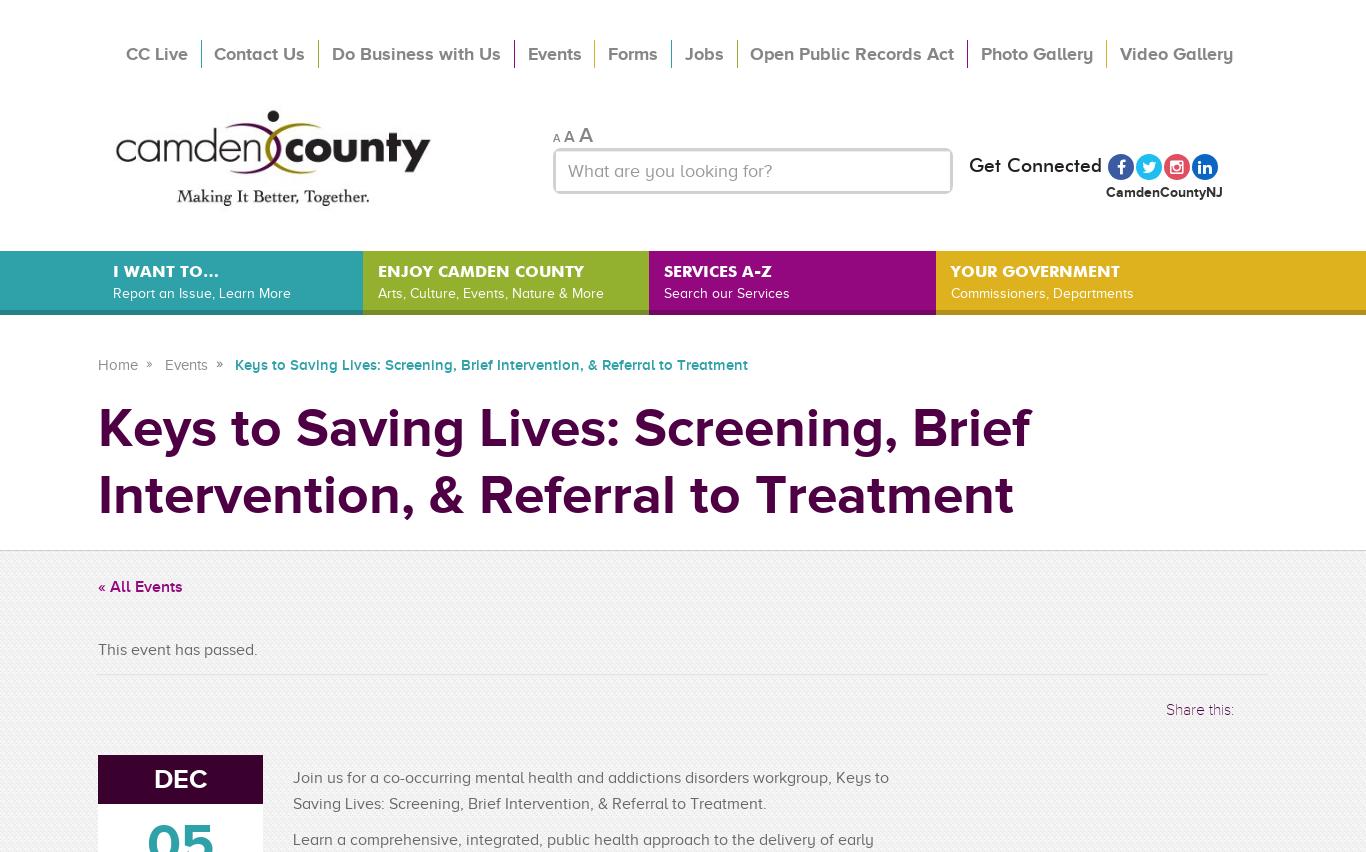 The width and height of the screenshot is (1366, 852). I want to click on 'Jobs', so click(703, 52).